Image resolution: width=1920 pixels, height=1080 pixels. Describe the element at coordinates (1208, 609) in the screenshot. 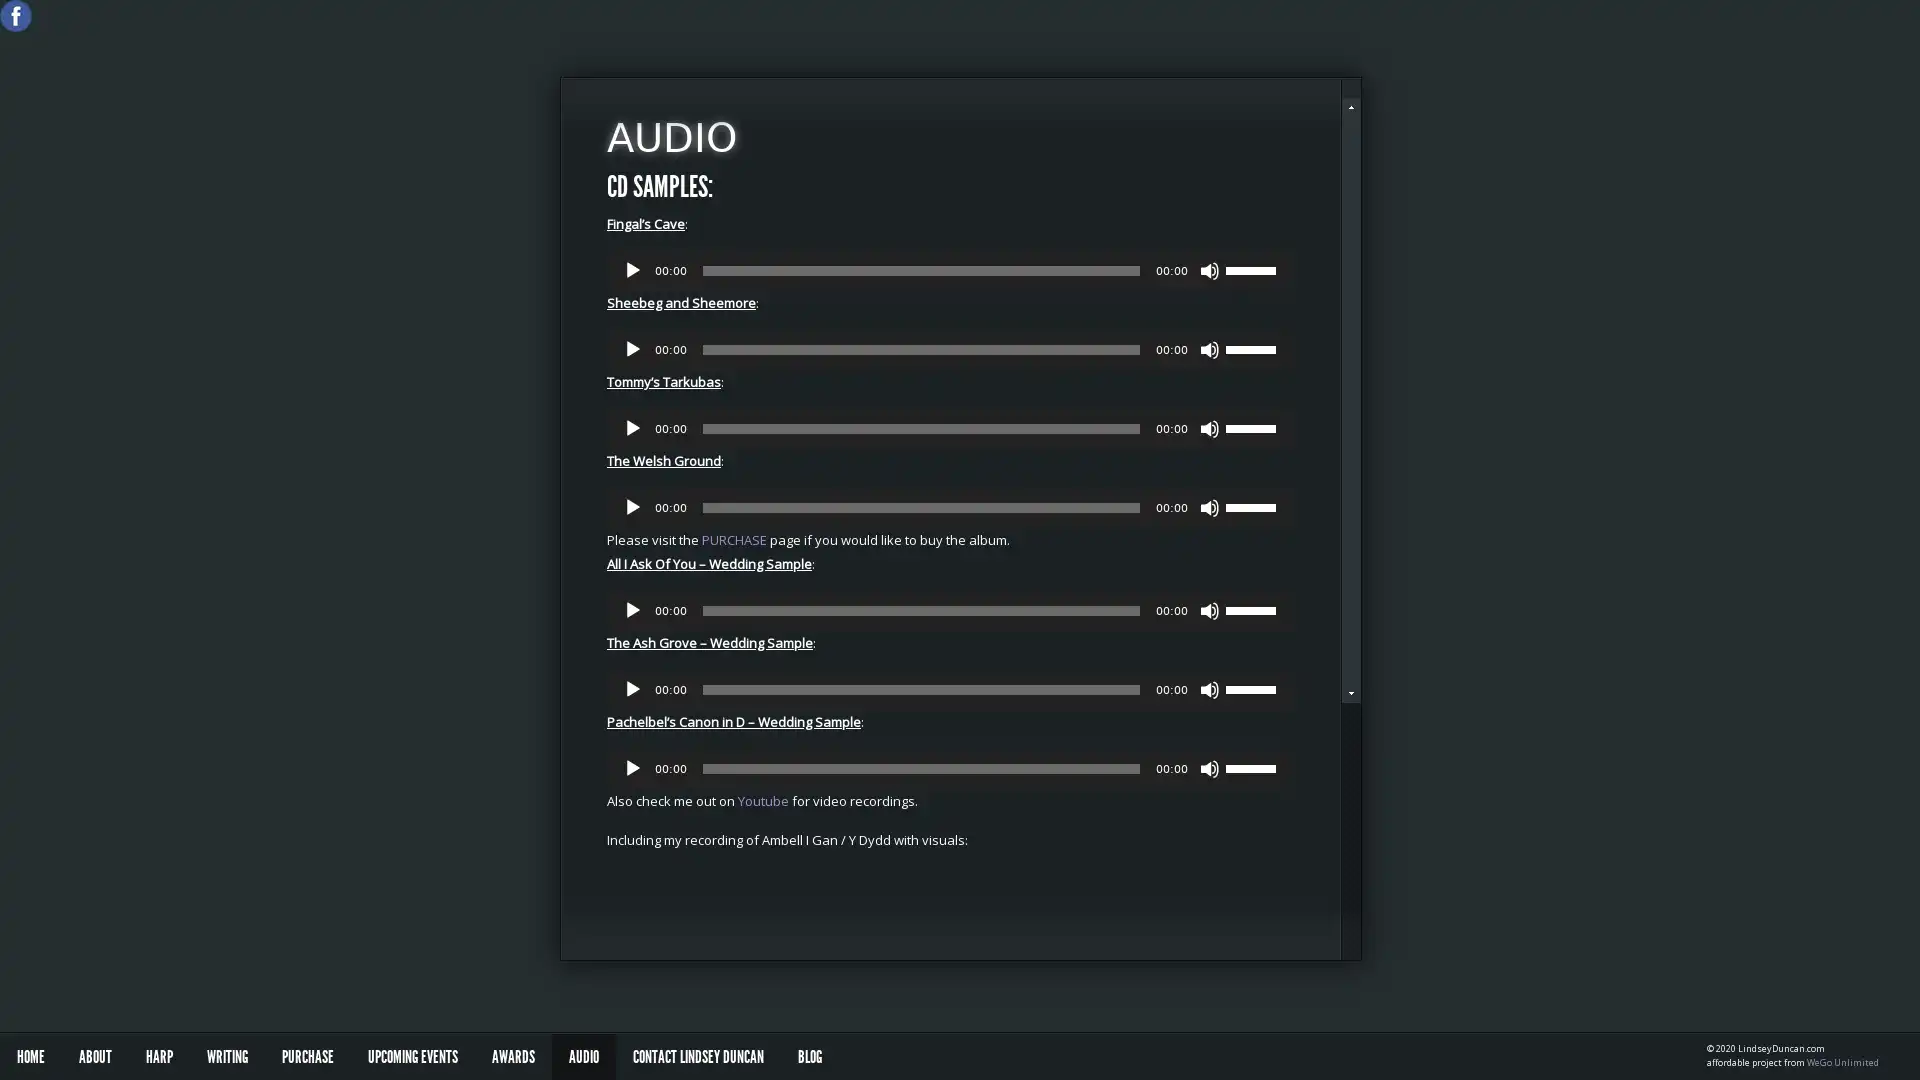

I see `Mute` at that location.